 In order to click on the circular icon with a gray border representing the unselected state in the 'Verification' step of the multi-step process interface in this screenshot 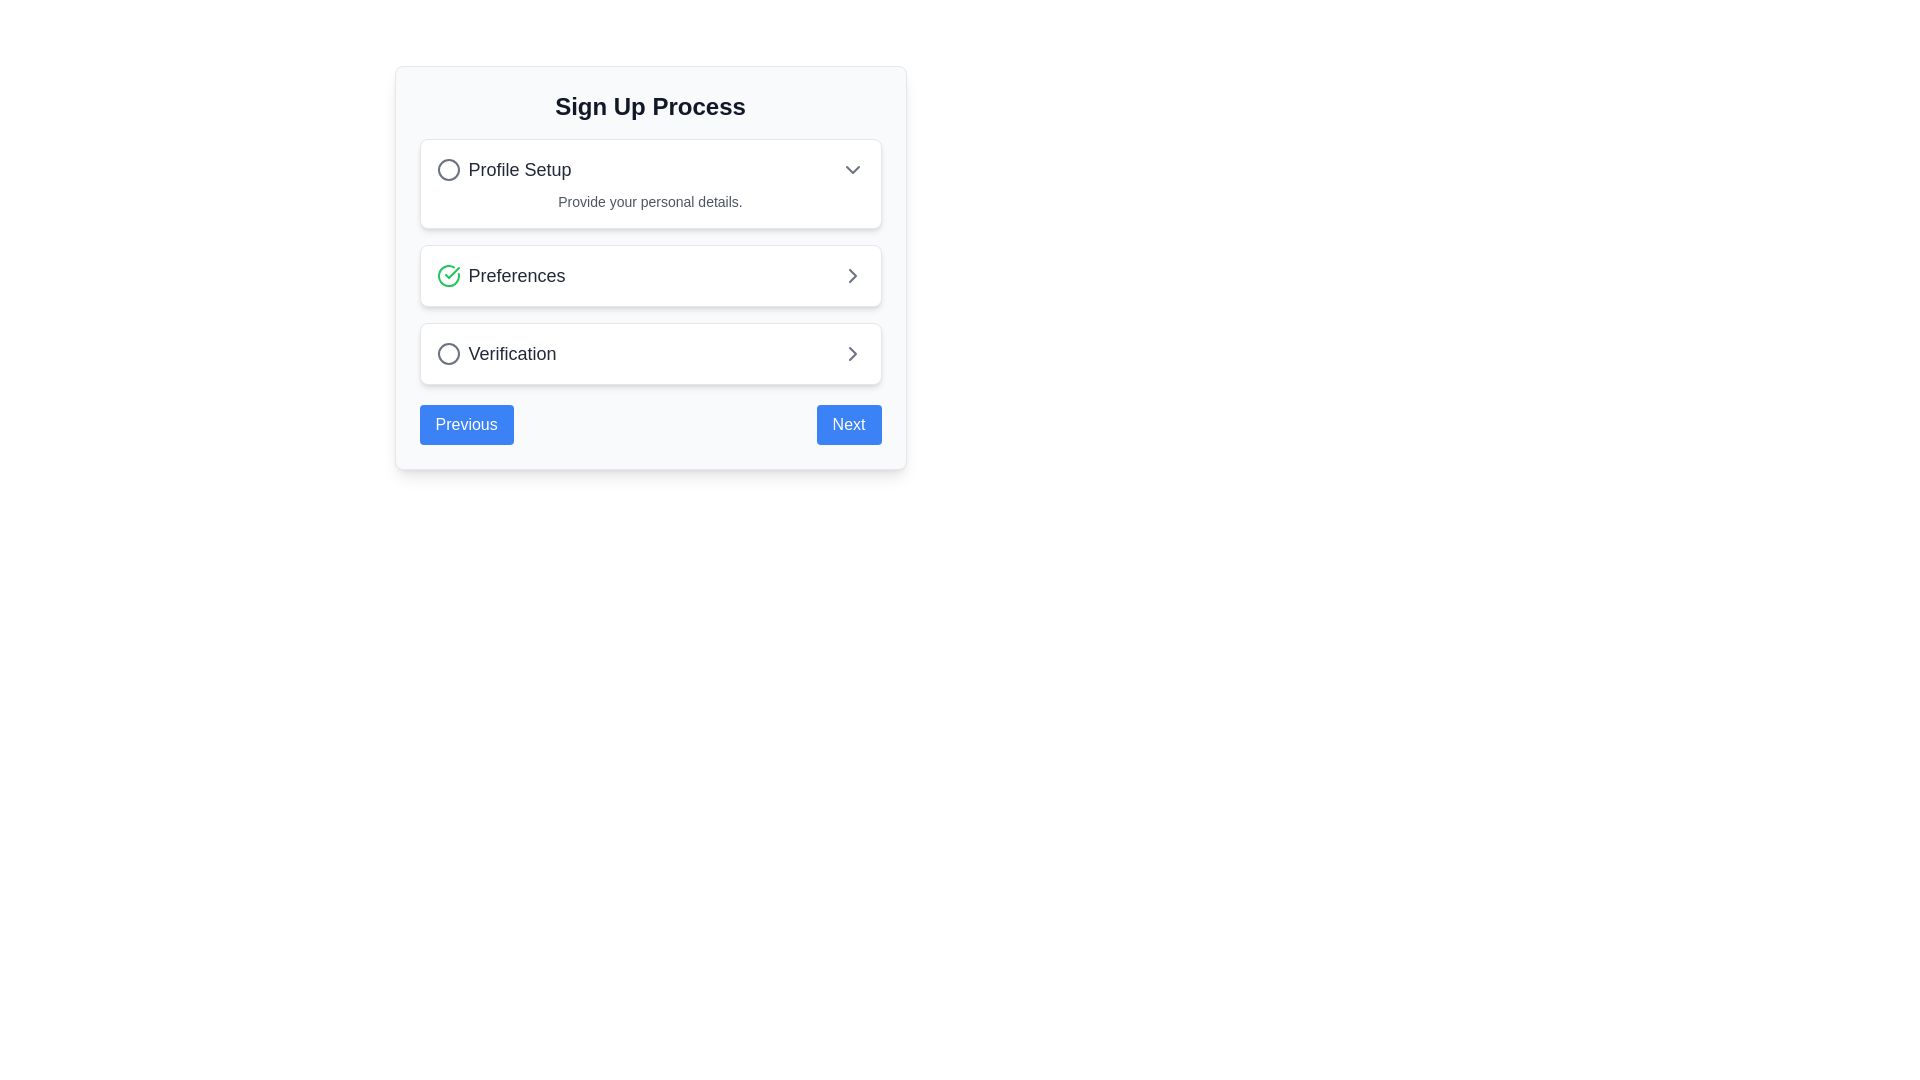, I will do `click(447, 353)`.